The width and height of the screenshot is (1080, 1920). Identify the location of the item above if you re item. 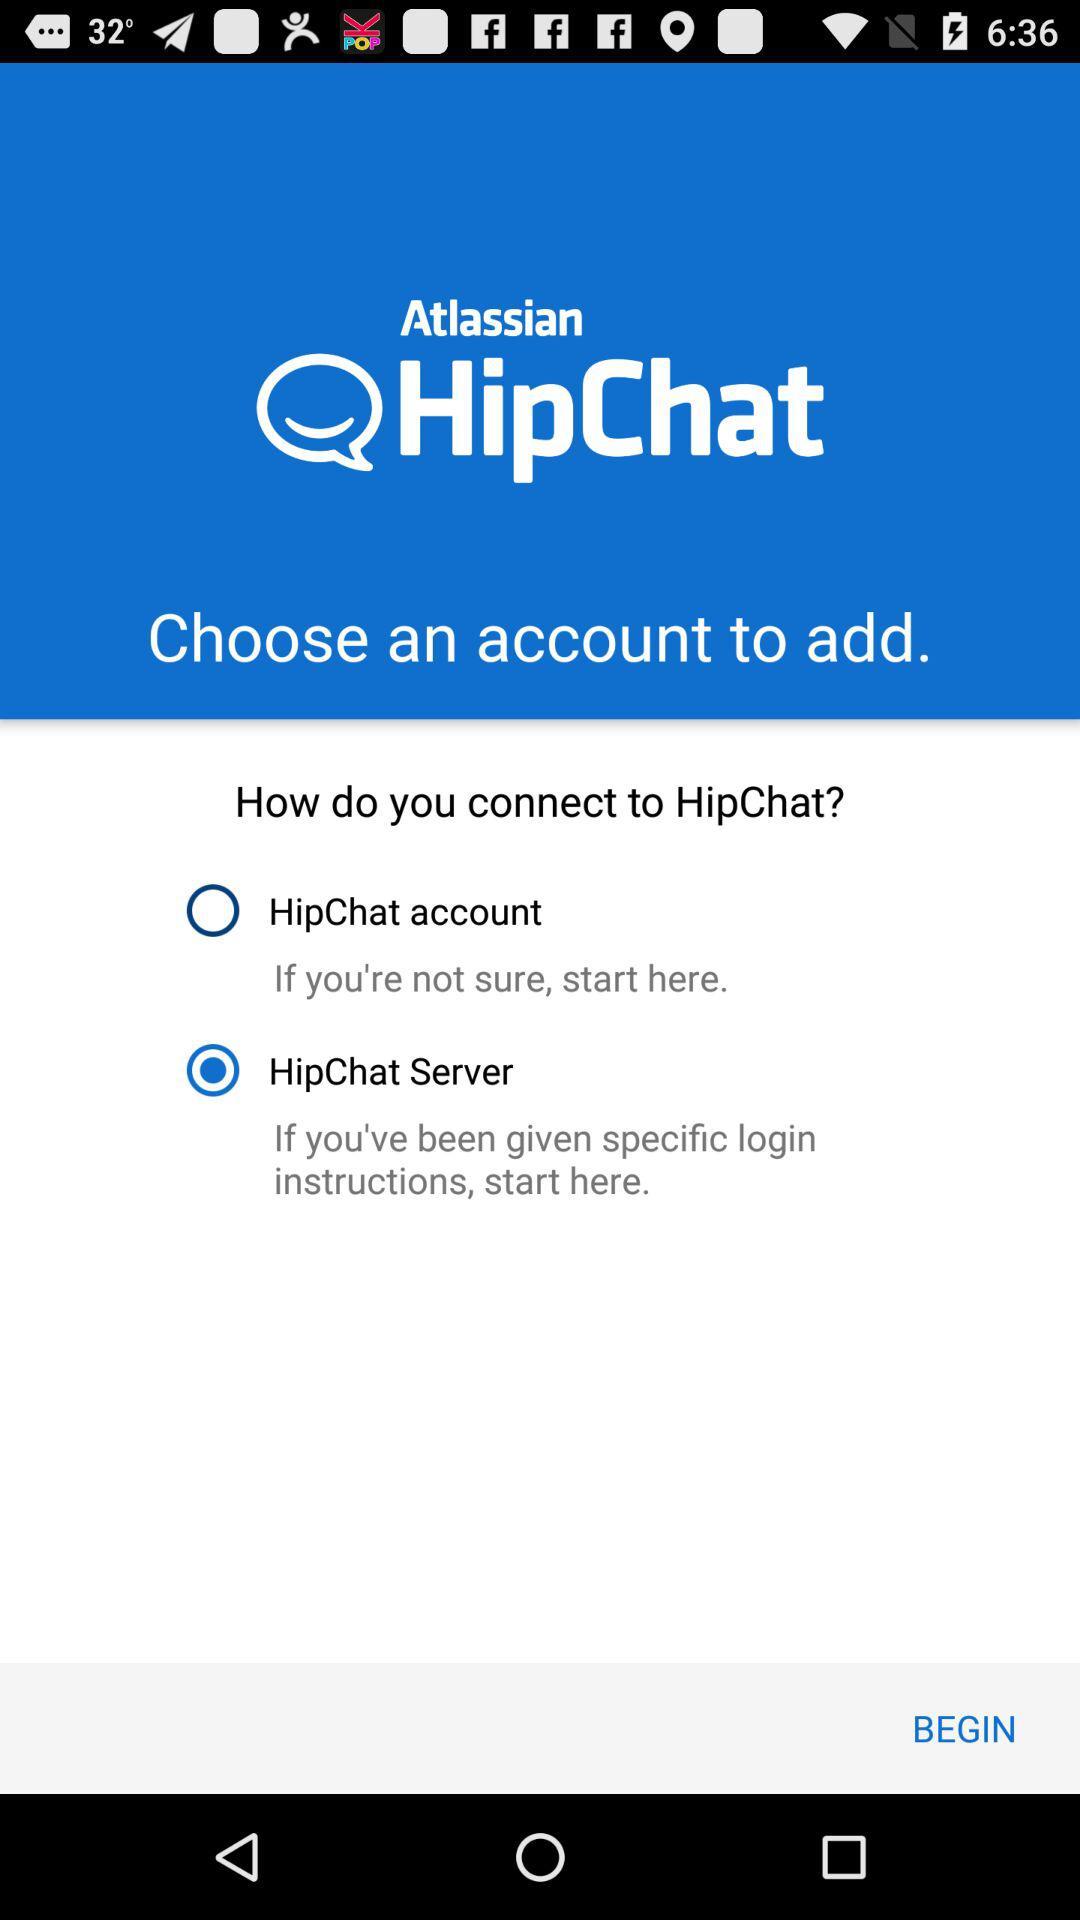
(363, 909).